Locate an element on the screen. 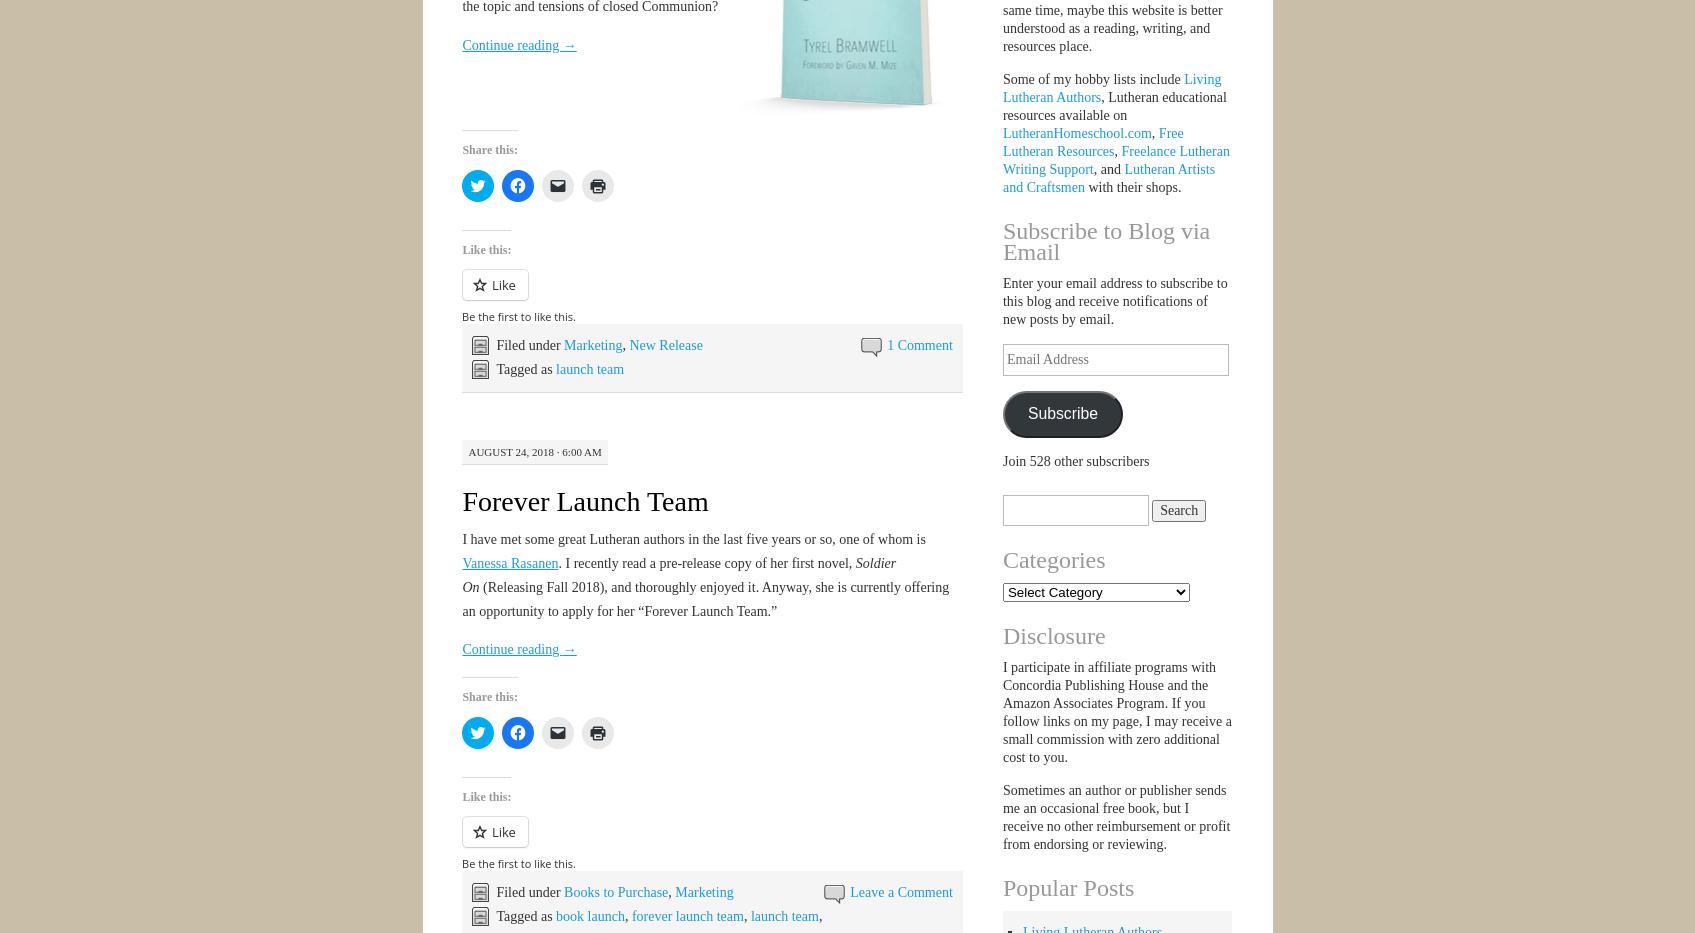  'Subscribe to Blog via Email' is located at coordinates (1105, 240).